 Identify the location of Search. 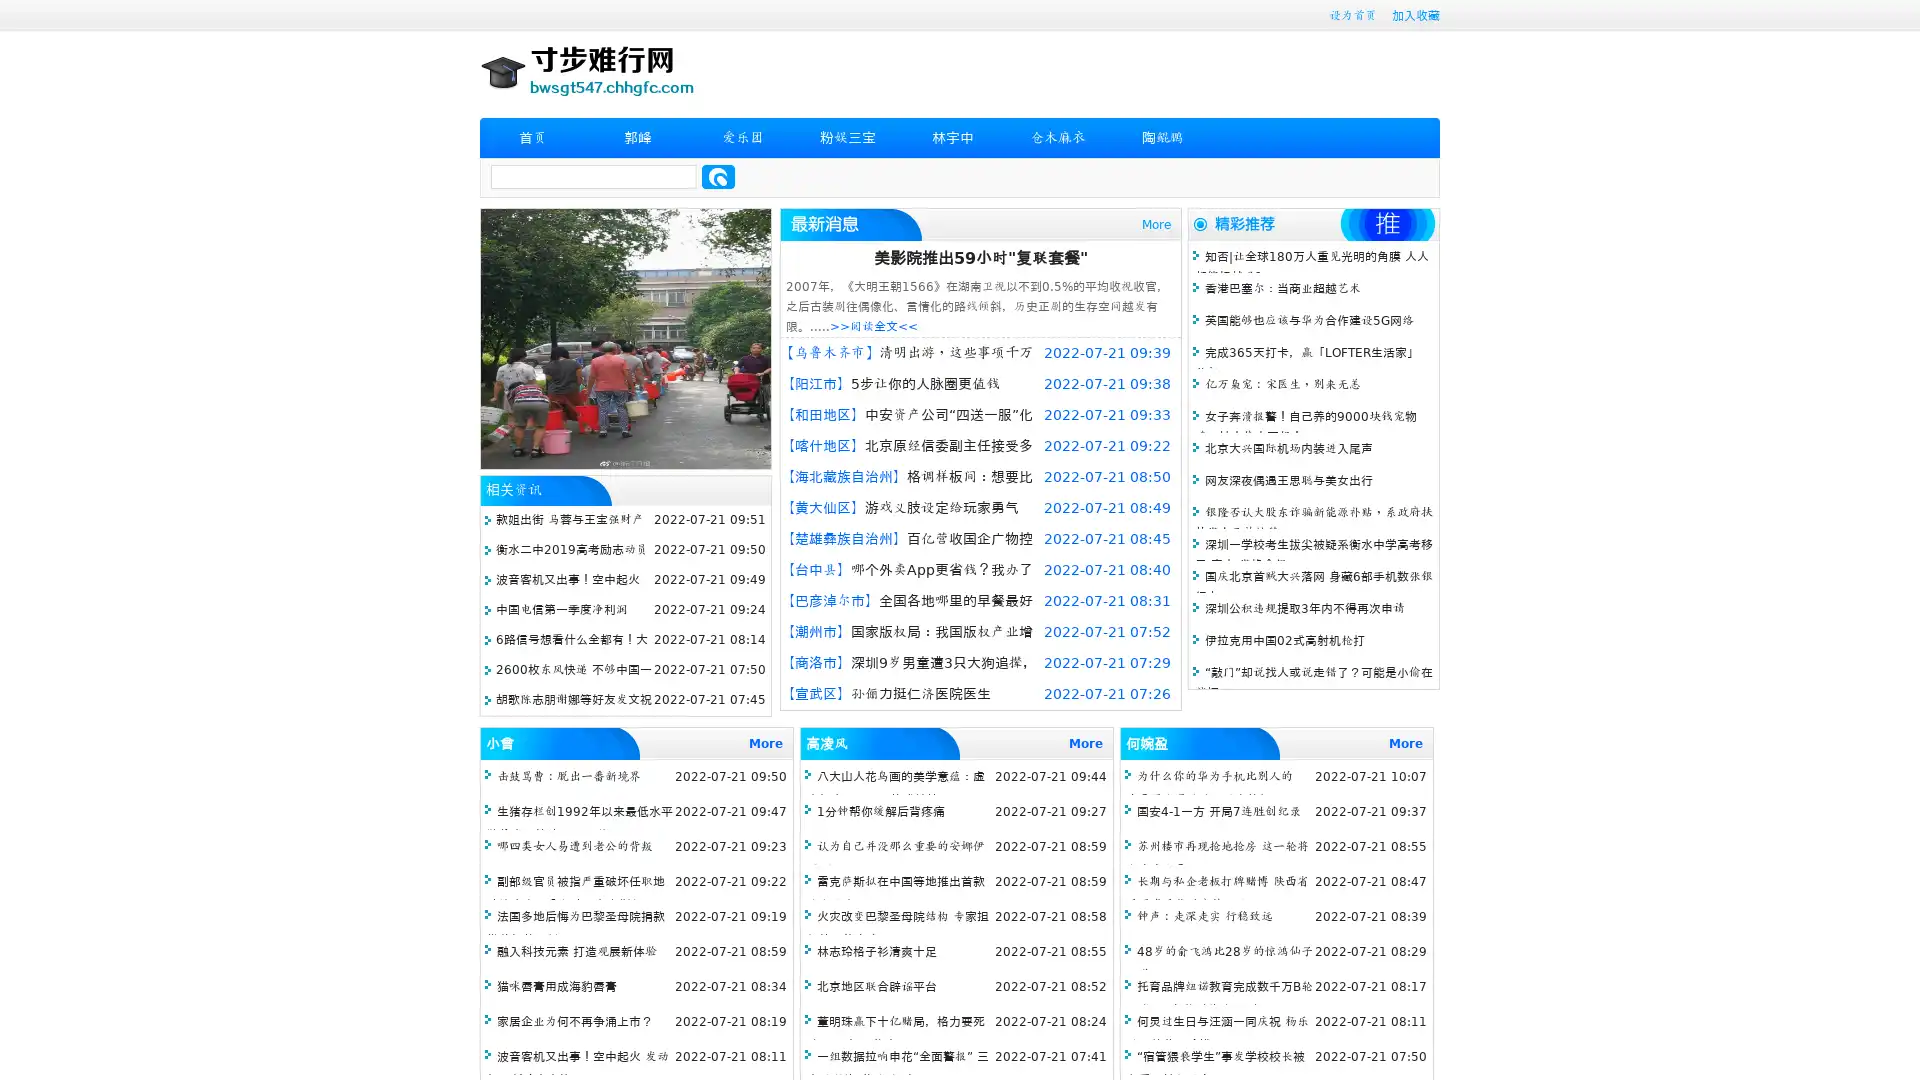
(718, 176).